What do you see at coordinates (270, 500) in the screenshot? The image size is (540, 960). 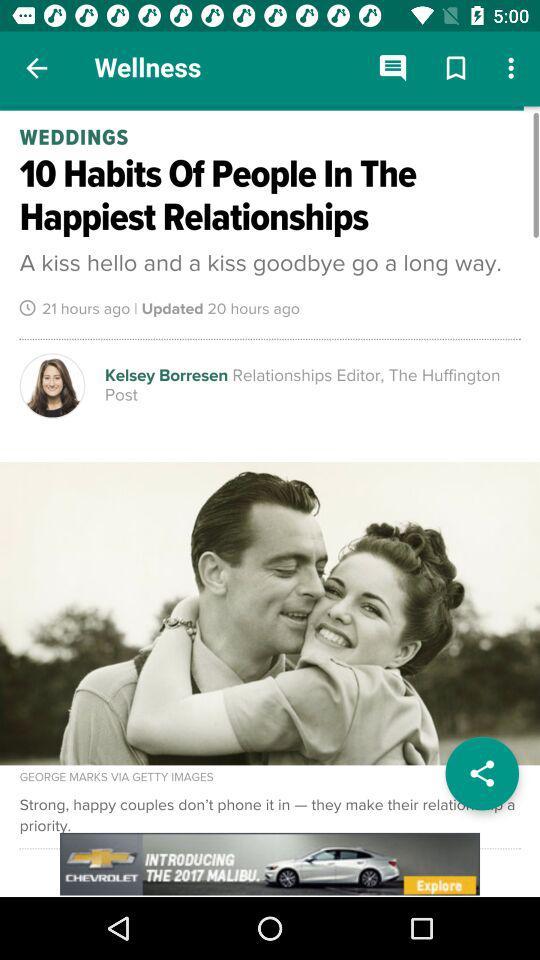 I see `open article` at bounding box center [270, 500].